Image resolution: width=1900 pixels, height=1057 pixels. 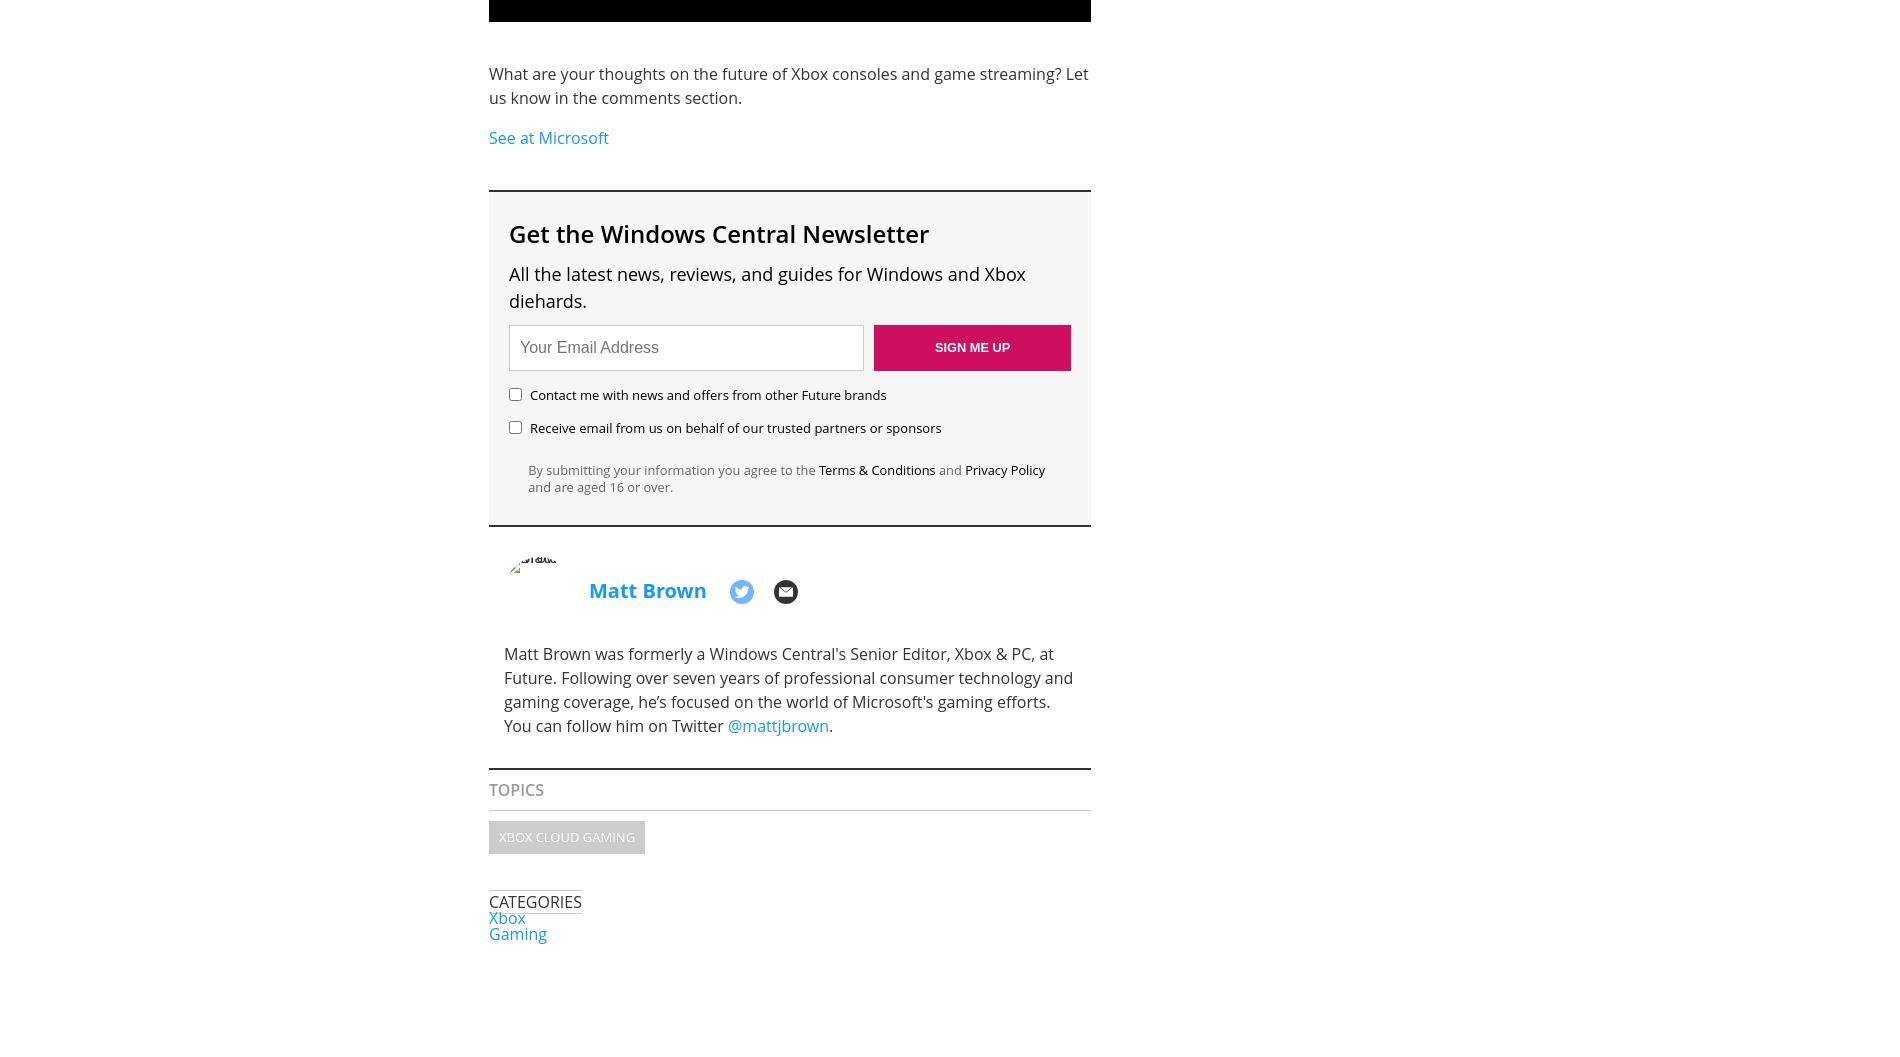 What do you see at coordinates (766, 285) in the screenshot?
I see `'All the latest news, reviews, and guides for Windows and Xbox diehards.'` at bounding box center [766, 285].